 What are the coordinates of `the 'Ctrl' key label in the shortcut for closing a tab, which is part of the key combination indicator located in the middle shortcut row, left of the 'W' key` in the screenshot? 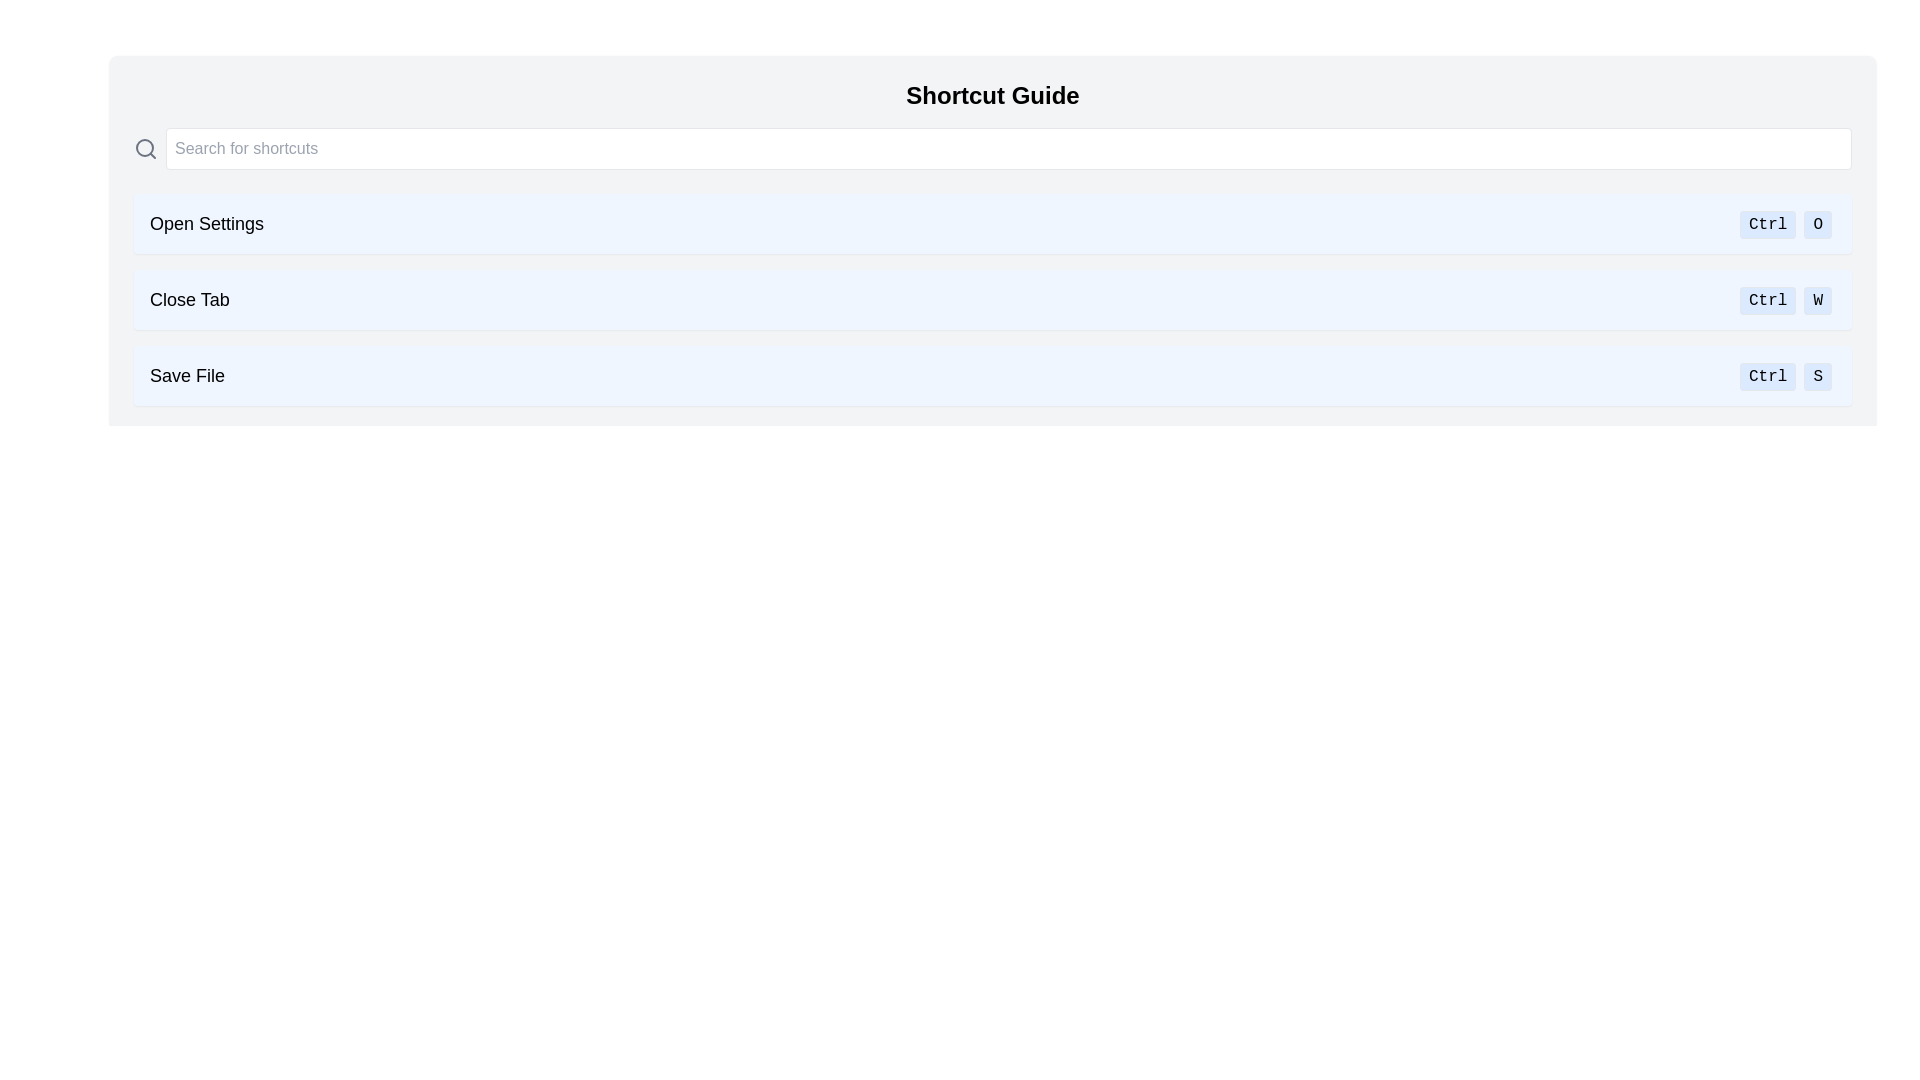 It's located at (1768, 300).